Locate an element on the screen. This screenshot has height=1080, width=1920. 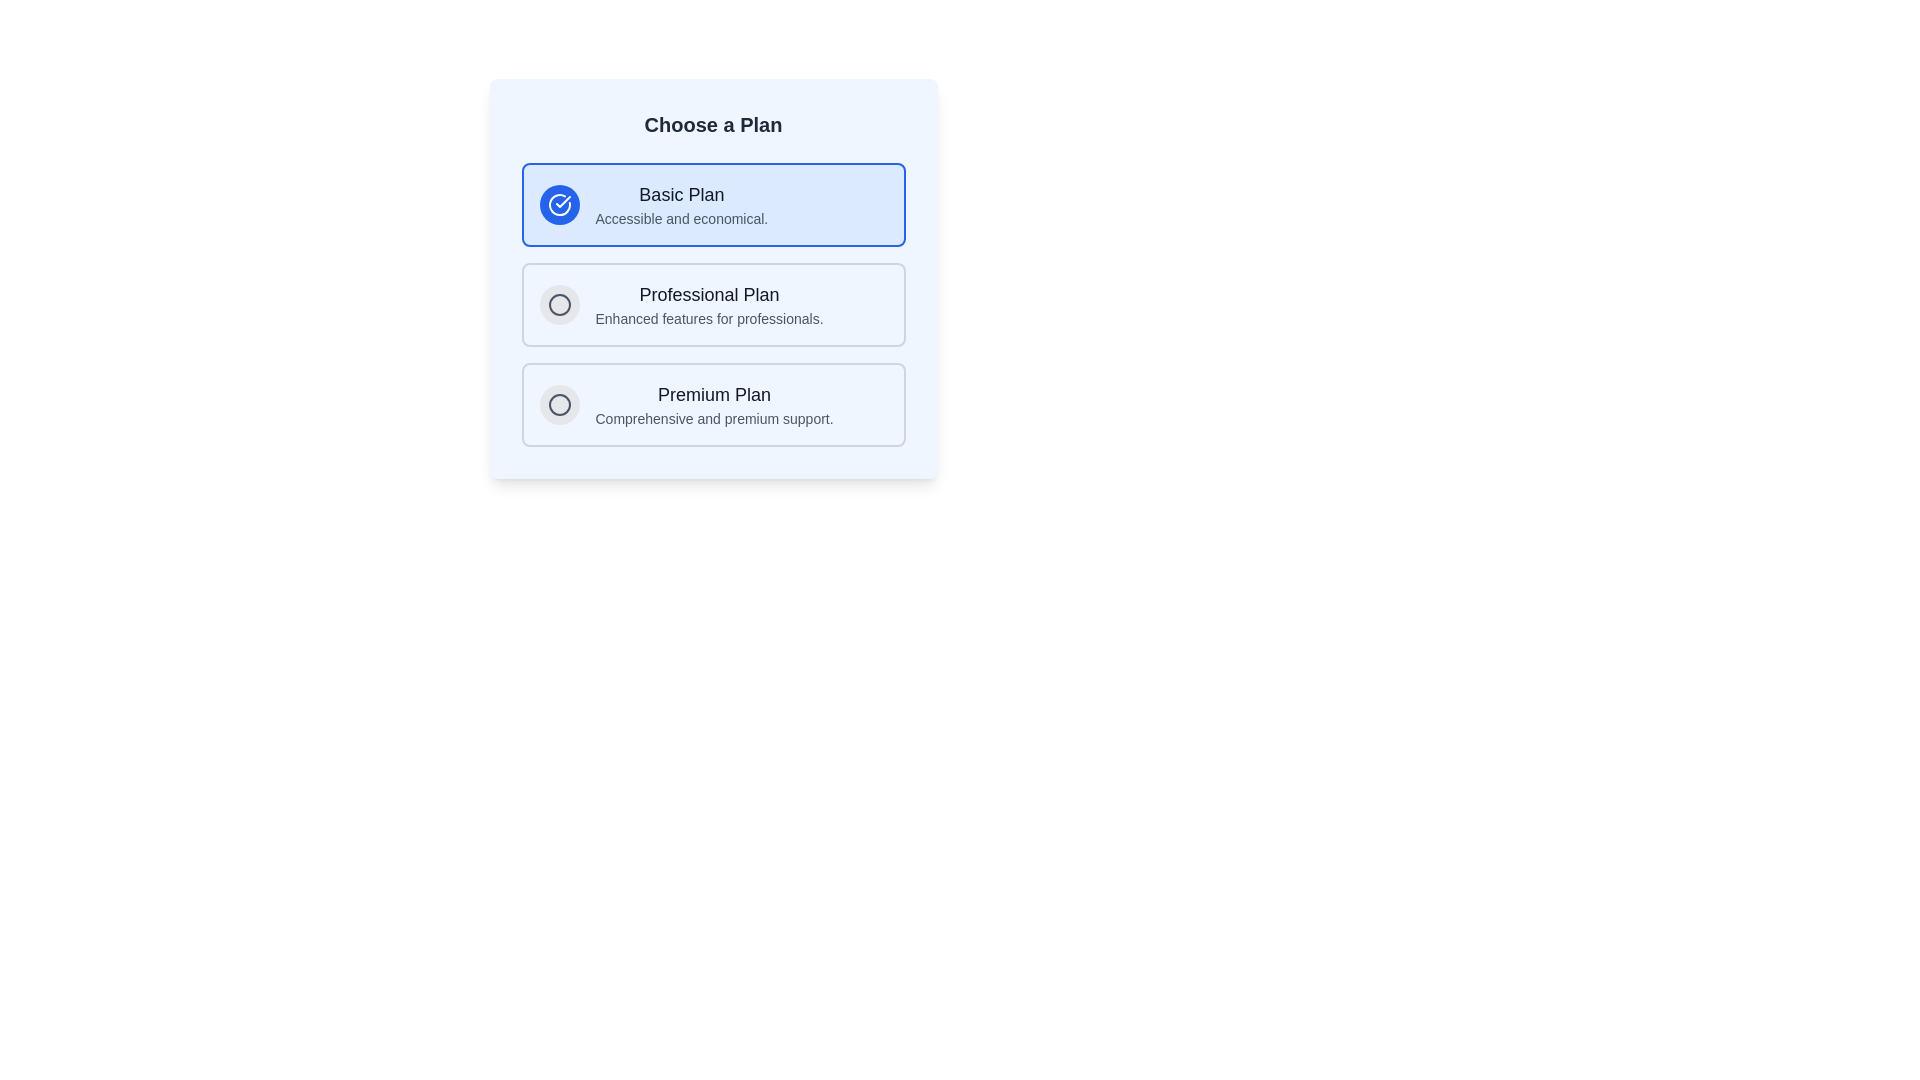
the blue circular icon with a white outlined checkmark, which is located to the left of the 'Basic Plan' option text is located at coordinates (559, 204).